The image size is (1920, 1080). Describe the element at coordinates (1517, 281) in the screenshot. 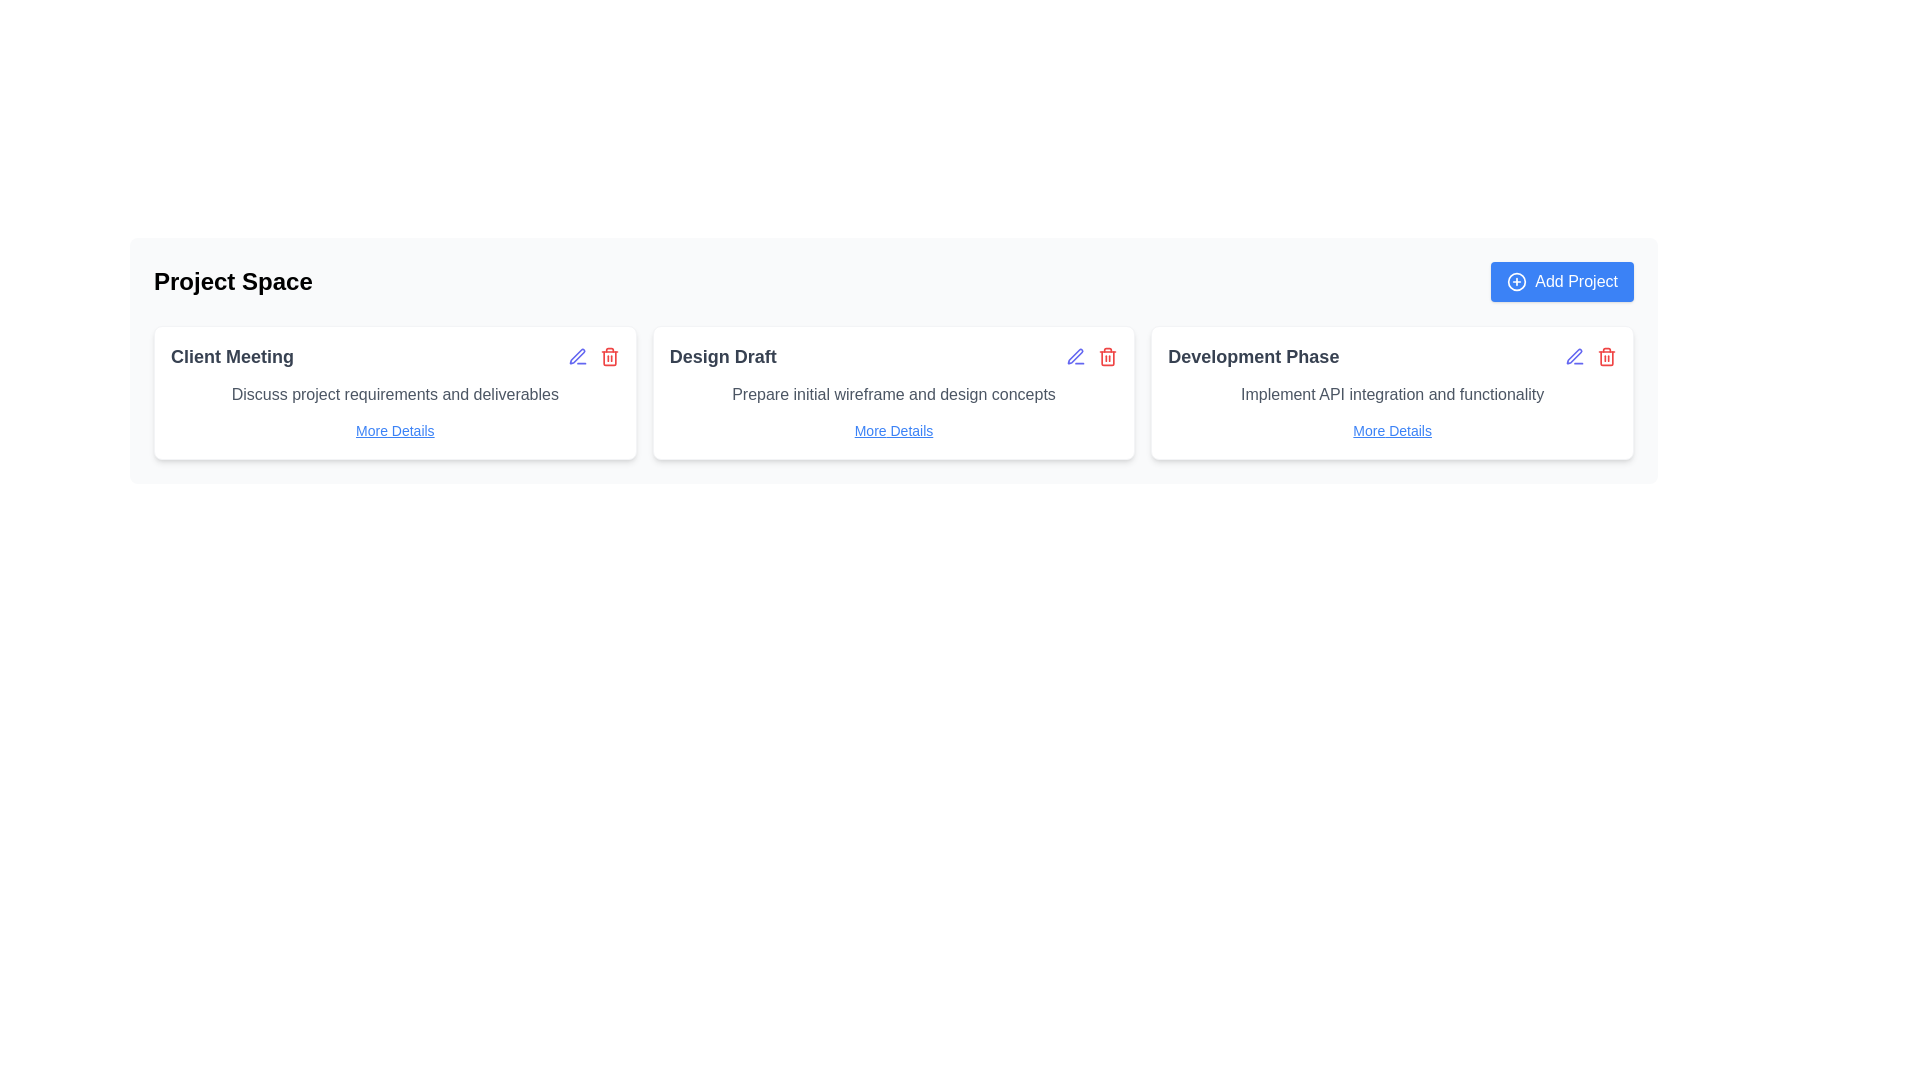

I see `the circular outline of the decorative vector element inside the 'Add Project' button located at the top-right corner of the interface` at that location.